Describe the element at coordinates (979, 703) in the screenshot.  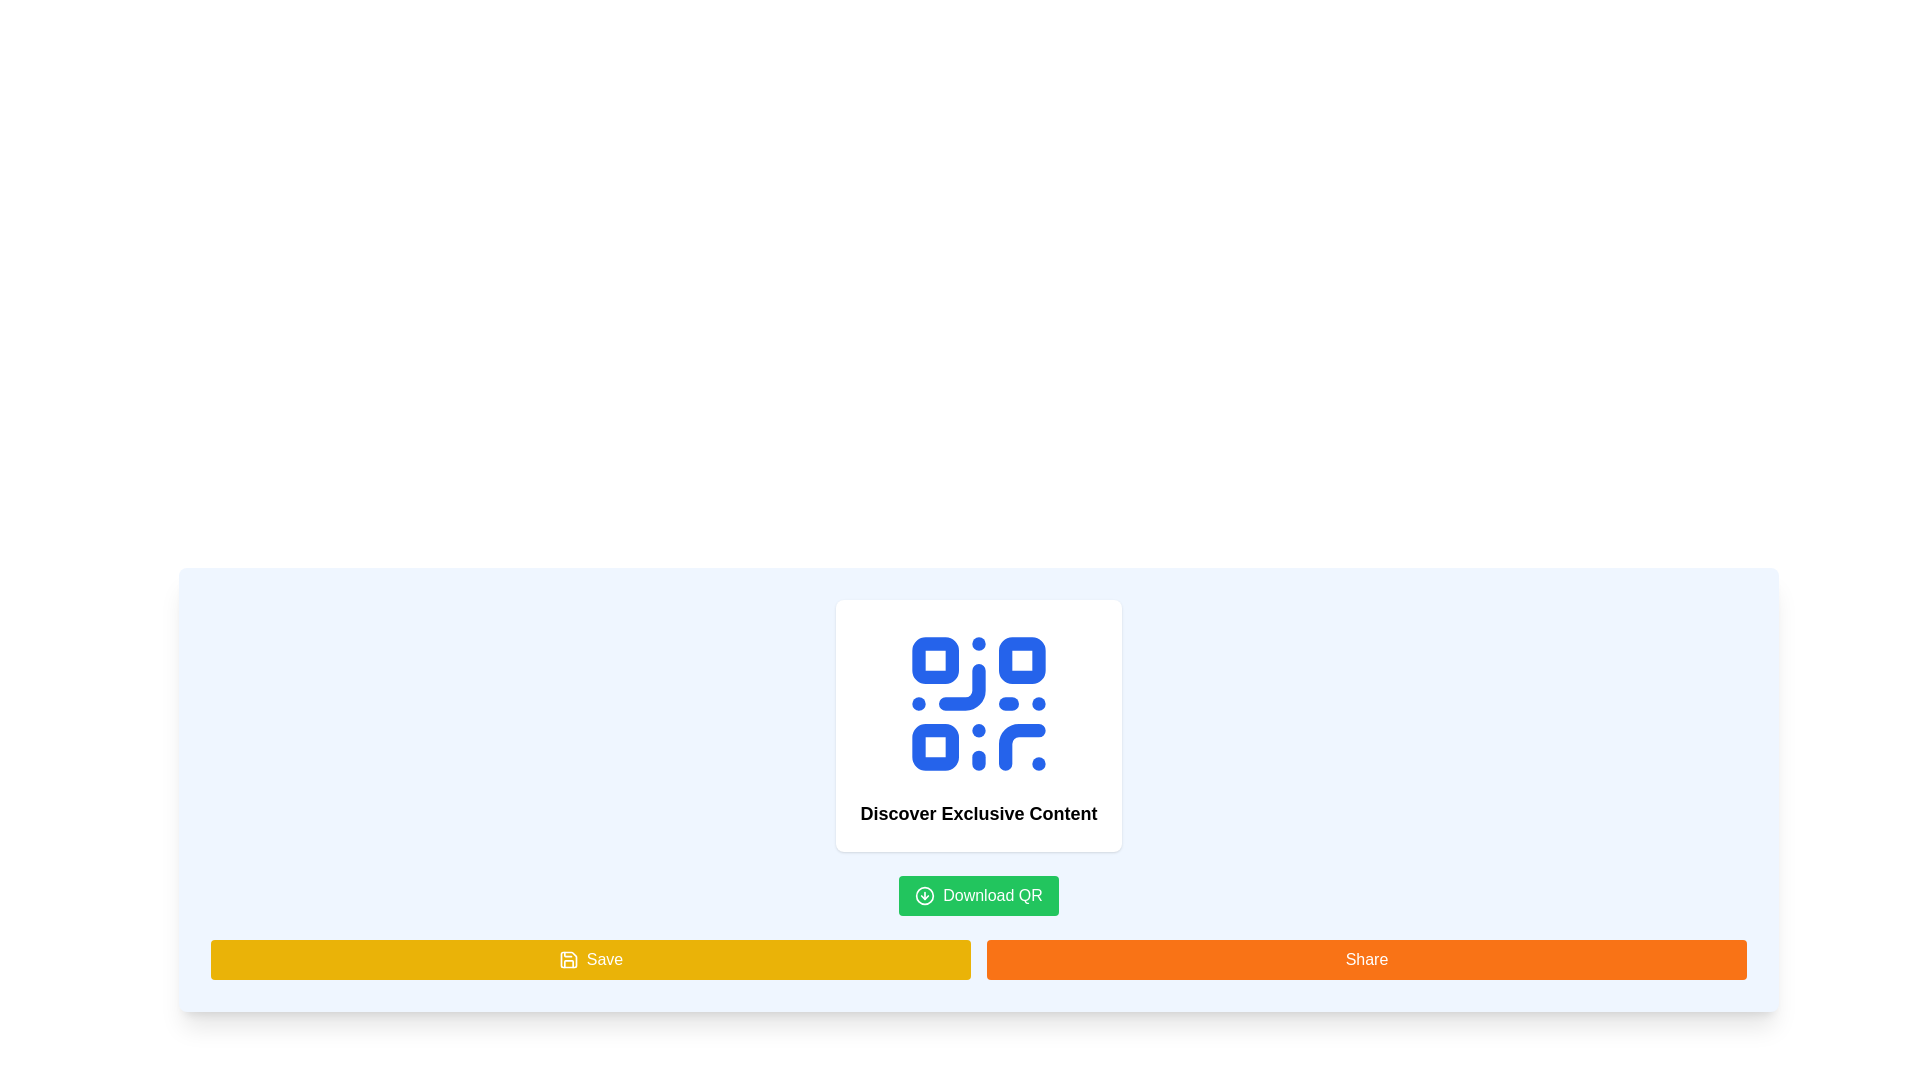
I see `the blue QR code icon with a minimalistic design, located above the text 'Discover Exclusive Content' within a white card` at that location.